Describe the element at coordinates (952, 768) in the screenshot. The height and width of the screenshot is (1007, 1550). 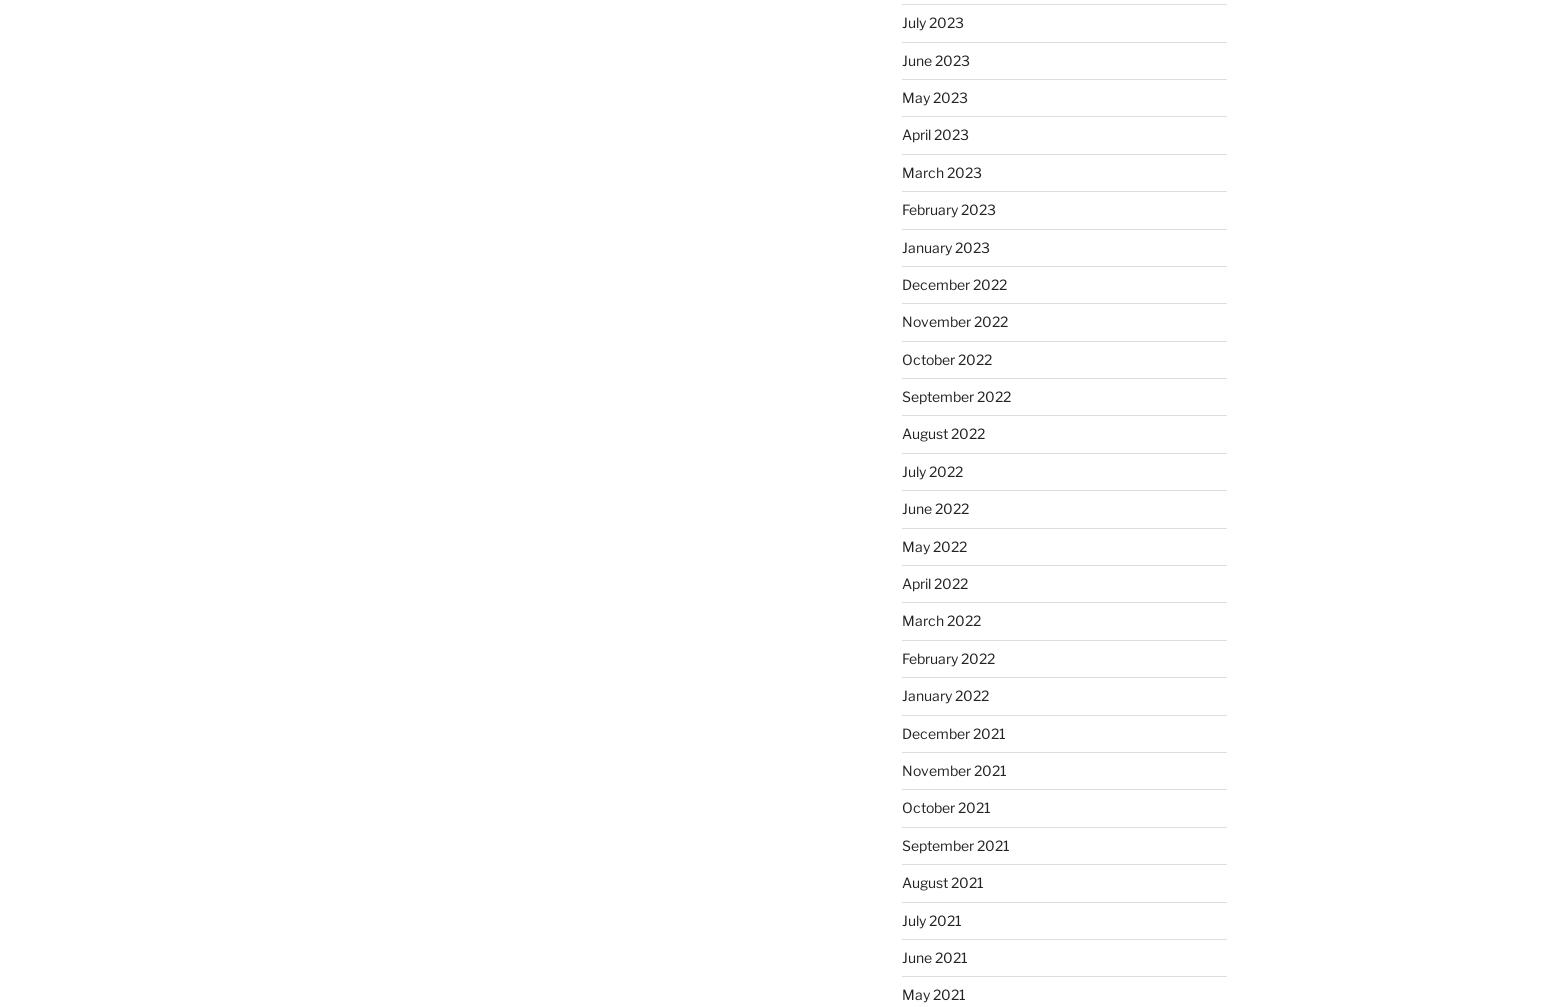
I see `'November 2021'` at that location.